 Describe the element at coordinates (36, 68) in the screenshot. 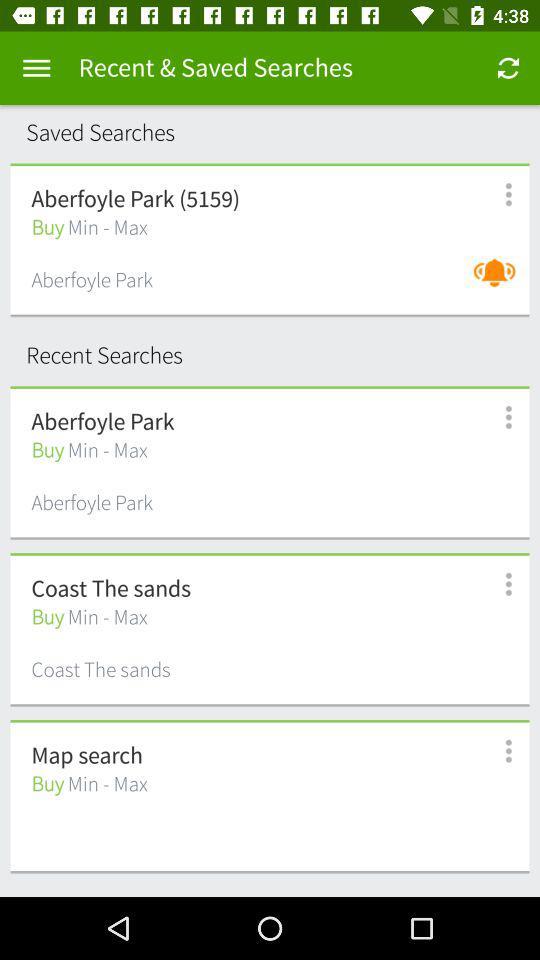

I see `item next to recent & saved searches` at that location.